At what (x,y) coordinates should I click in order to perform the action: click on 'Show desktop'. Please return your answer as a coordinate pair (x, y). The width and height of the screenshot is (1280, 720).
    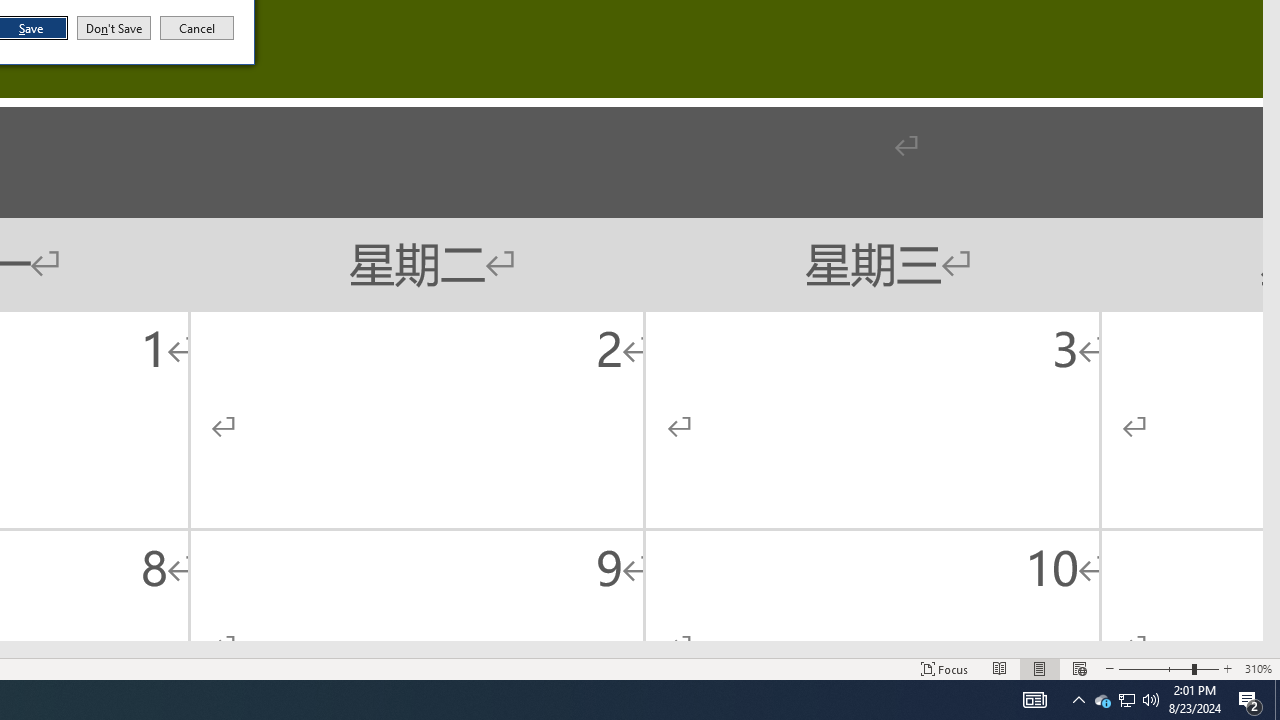
    Looking at the image, I should click on (1276, 698).